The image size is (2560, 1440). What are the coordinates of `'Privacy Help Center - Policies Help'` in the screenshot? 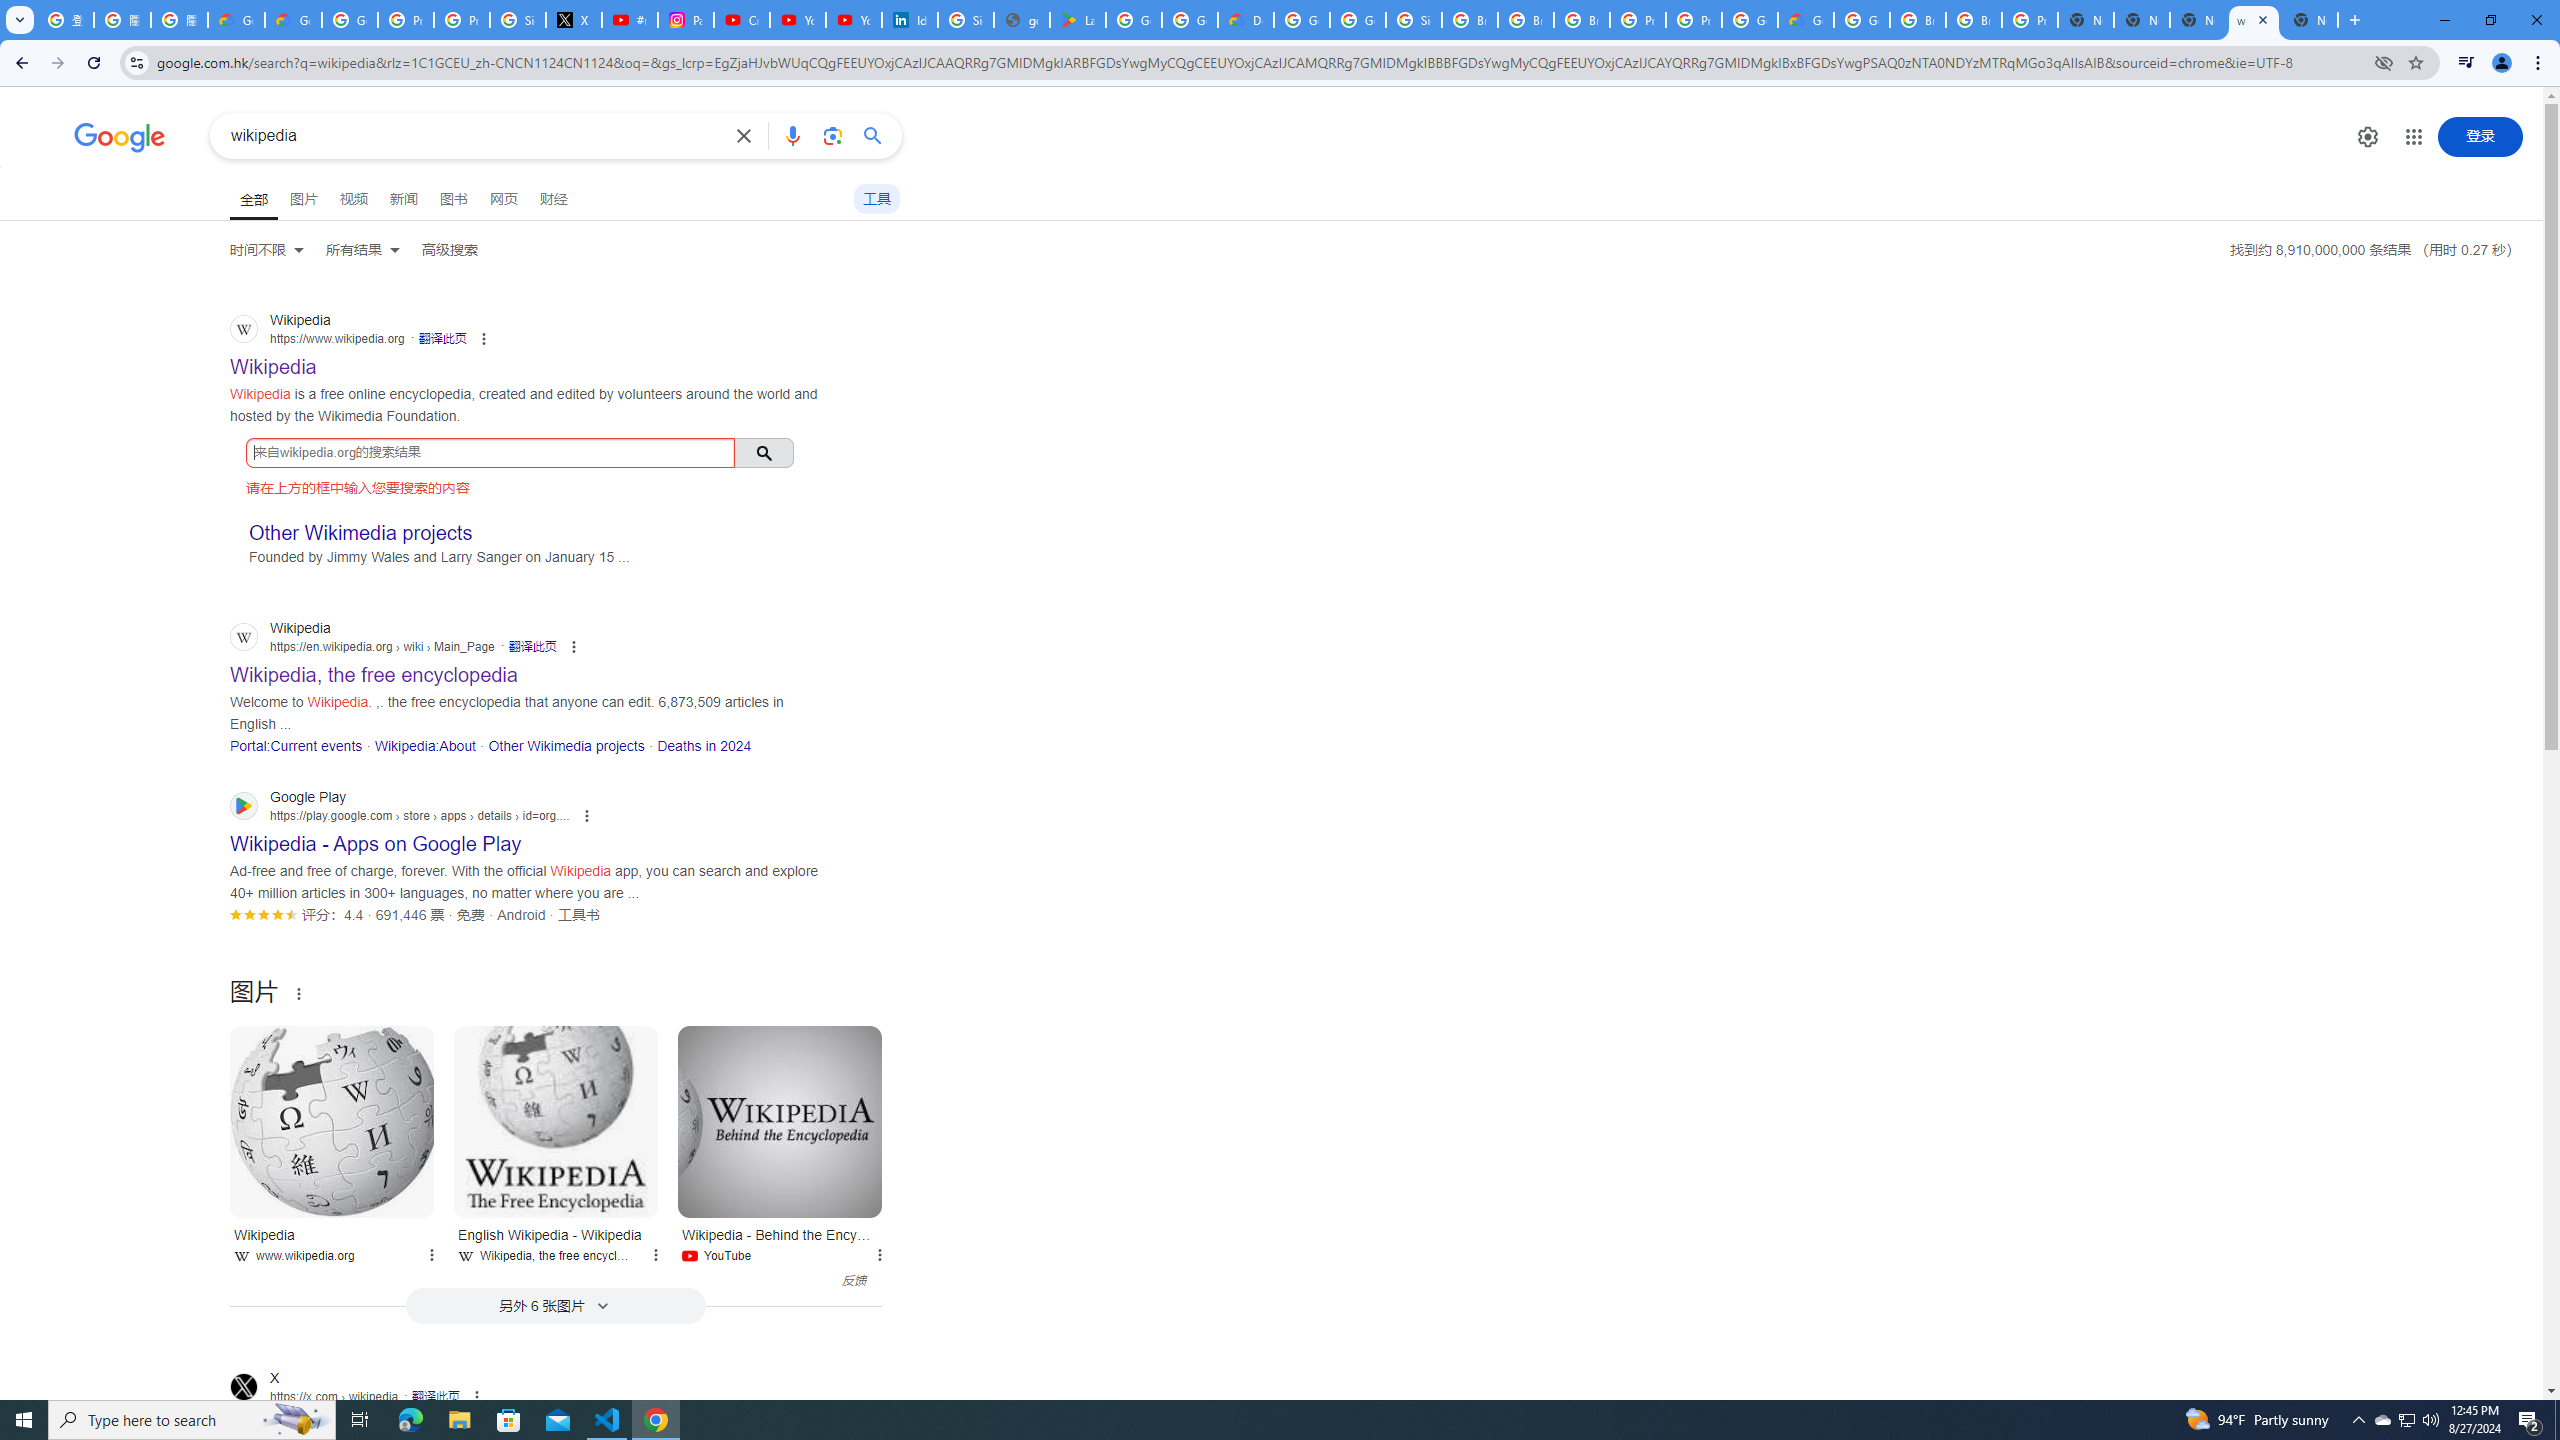 It's located at (461, 19).